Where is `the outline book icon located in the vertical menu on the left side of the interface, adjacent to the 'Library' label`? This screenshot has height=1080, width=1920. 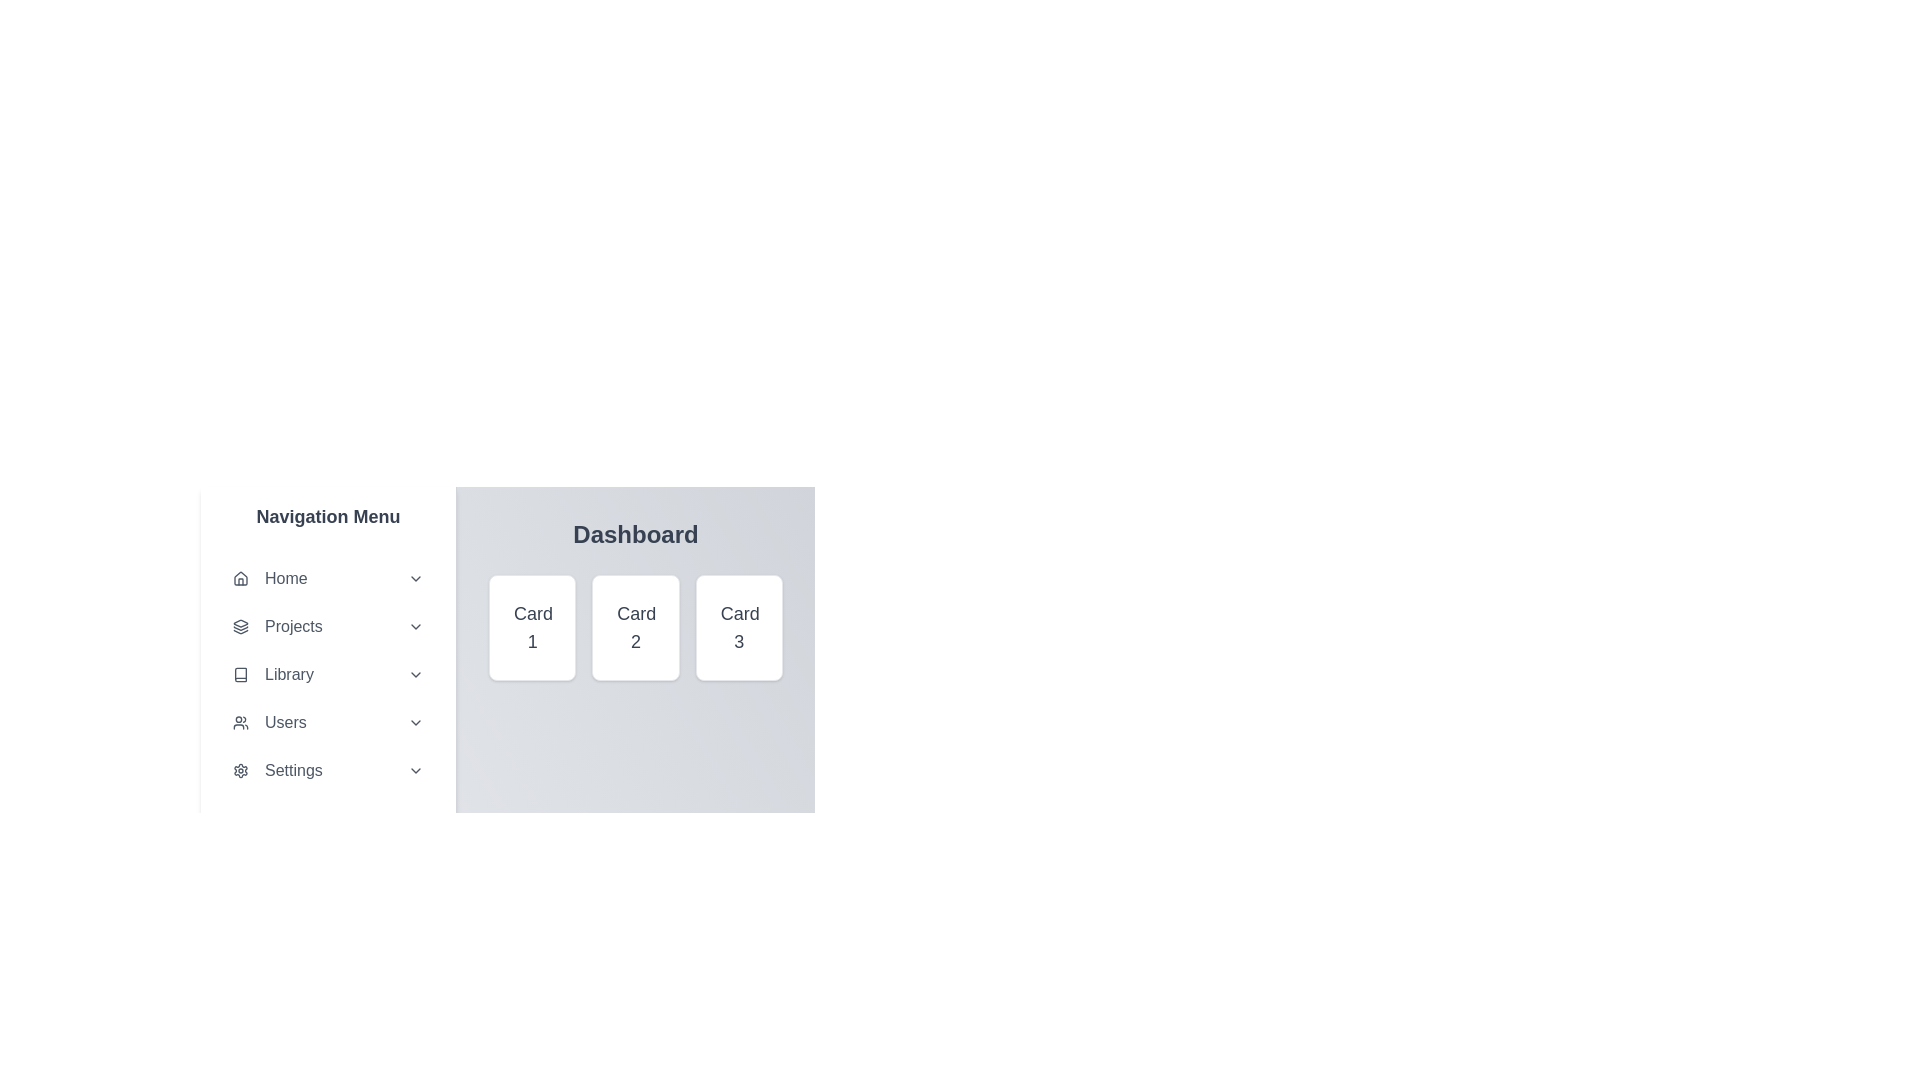 the outline book icon located in the vertical menu on the left side of the interface, adjacent to the 'Library' label is located at coordinates (240, 675).